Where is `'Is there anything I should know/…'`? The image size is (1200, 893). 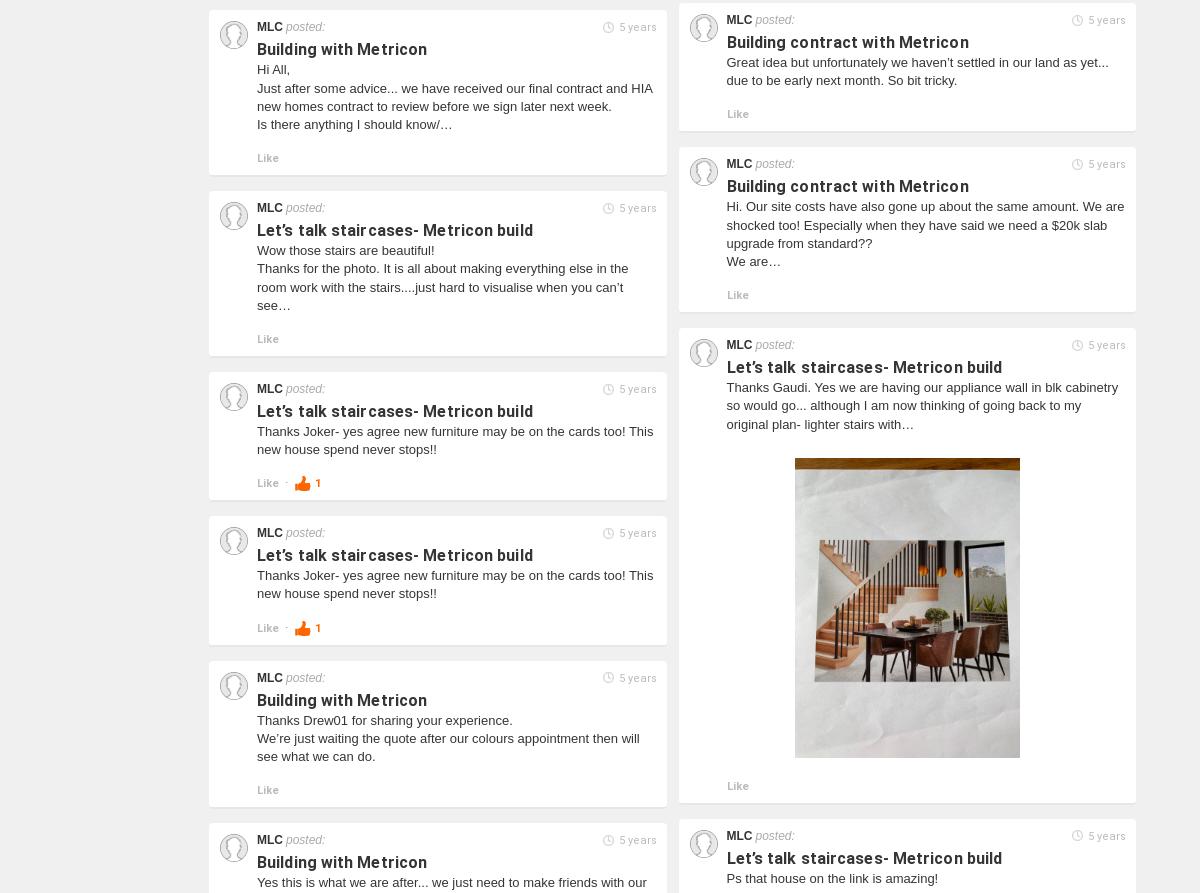 'Is there anything I should know/…' is located at coordinates (354, 123).